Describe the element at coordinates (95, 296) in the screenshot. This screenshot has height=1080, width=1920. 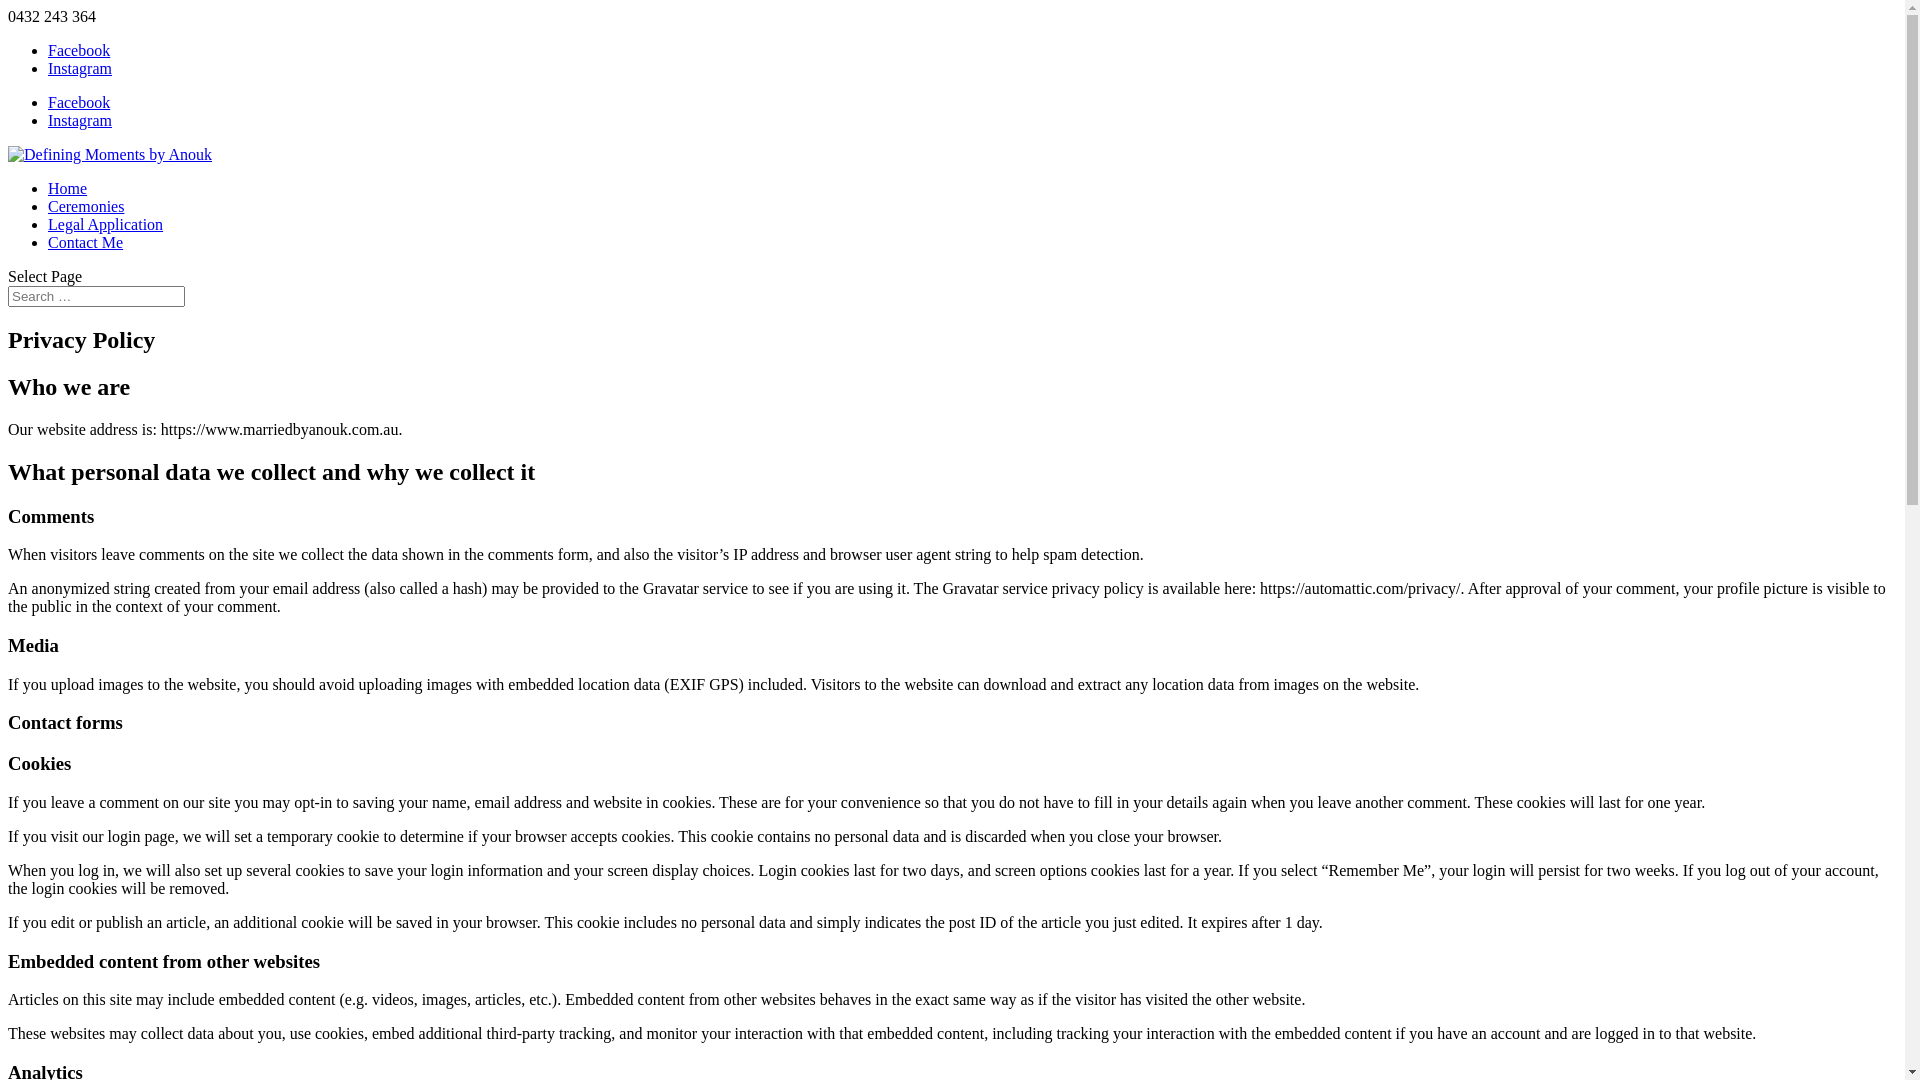
I see `'Search for:'` at that location.